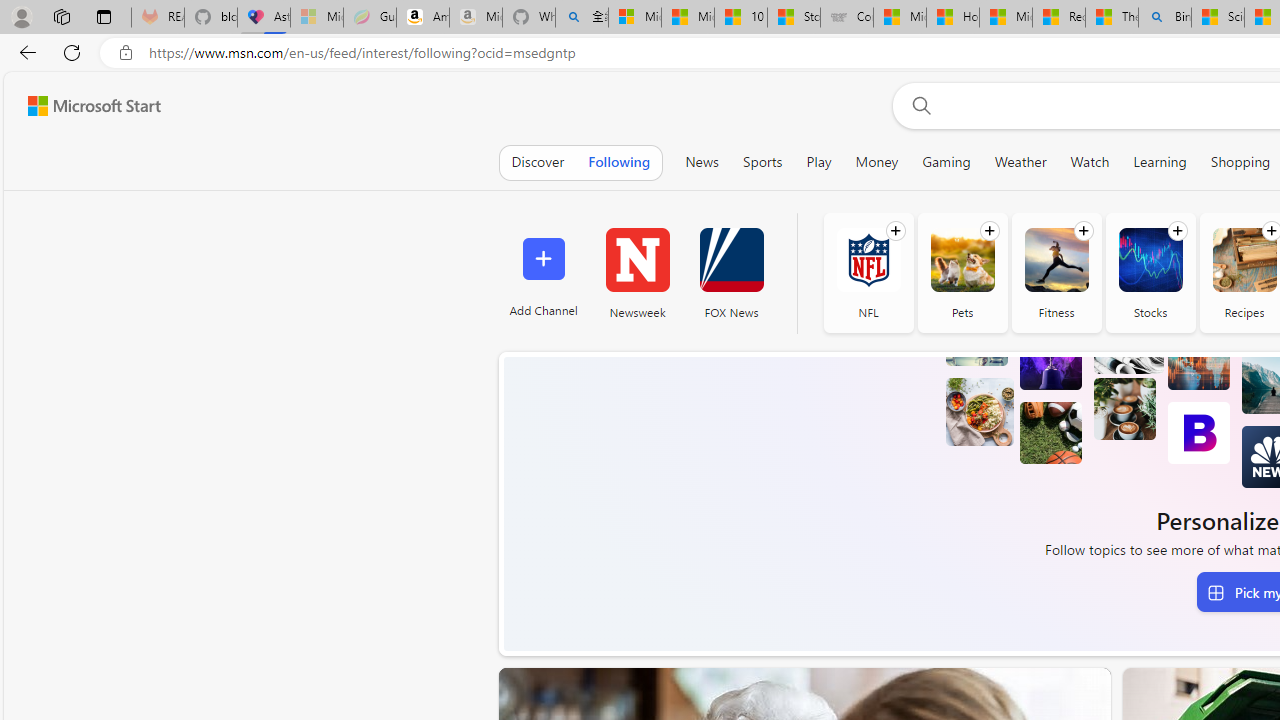  I want to click on 'Pets', so click(962, 259).